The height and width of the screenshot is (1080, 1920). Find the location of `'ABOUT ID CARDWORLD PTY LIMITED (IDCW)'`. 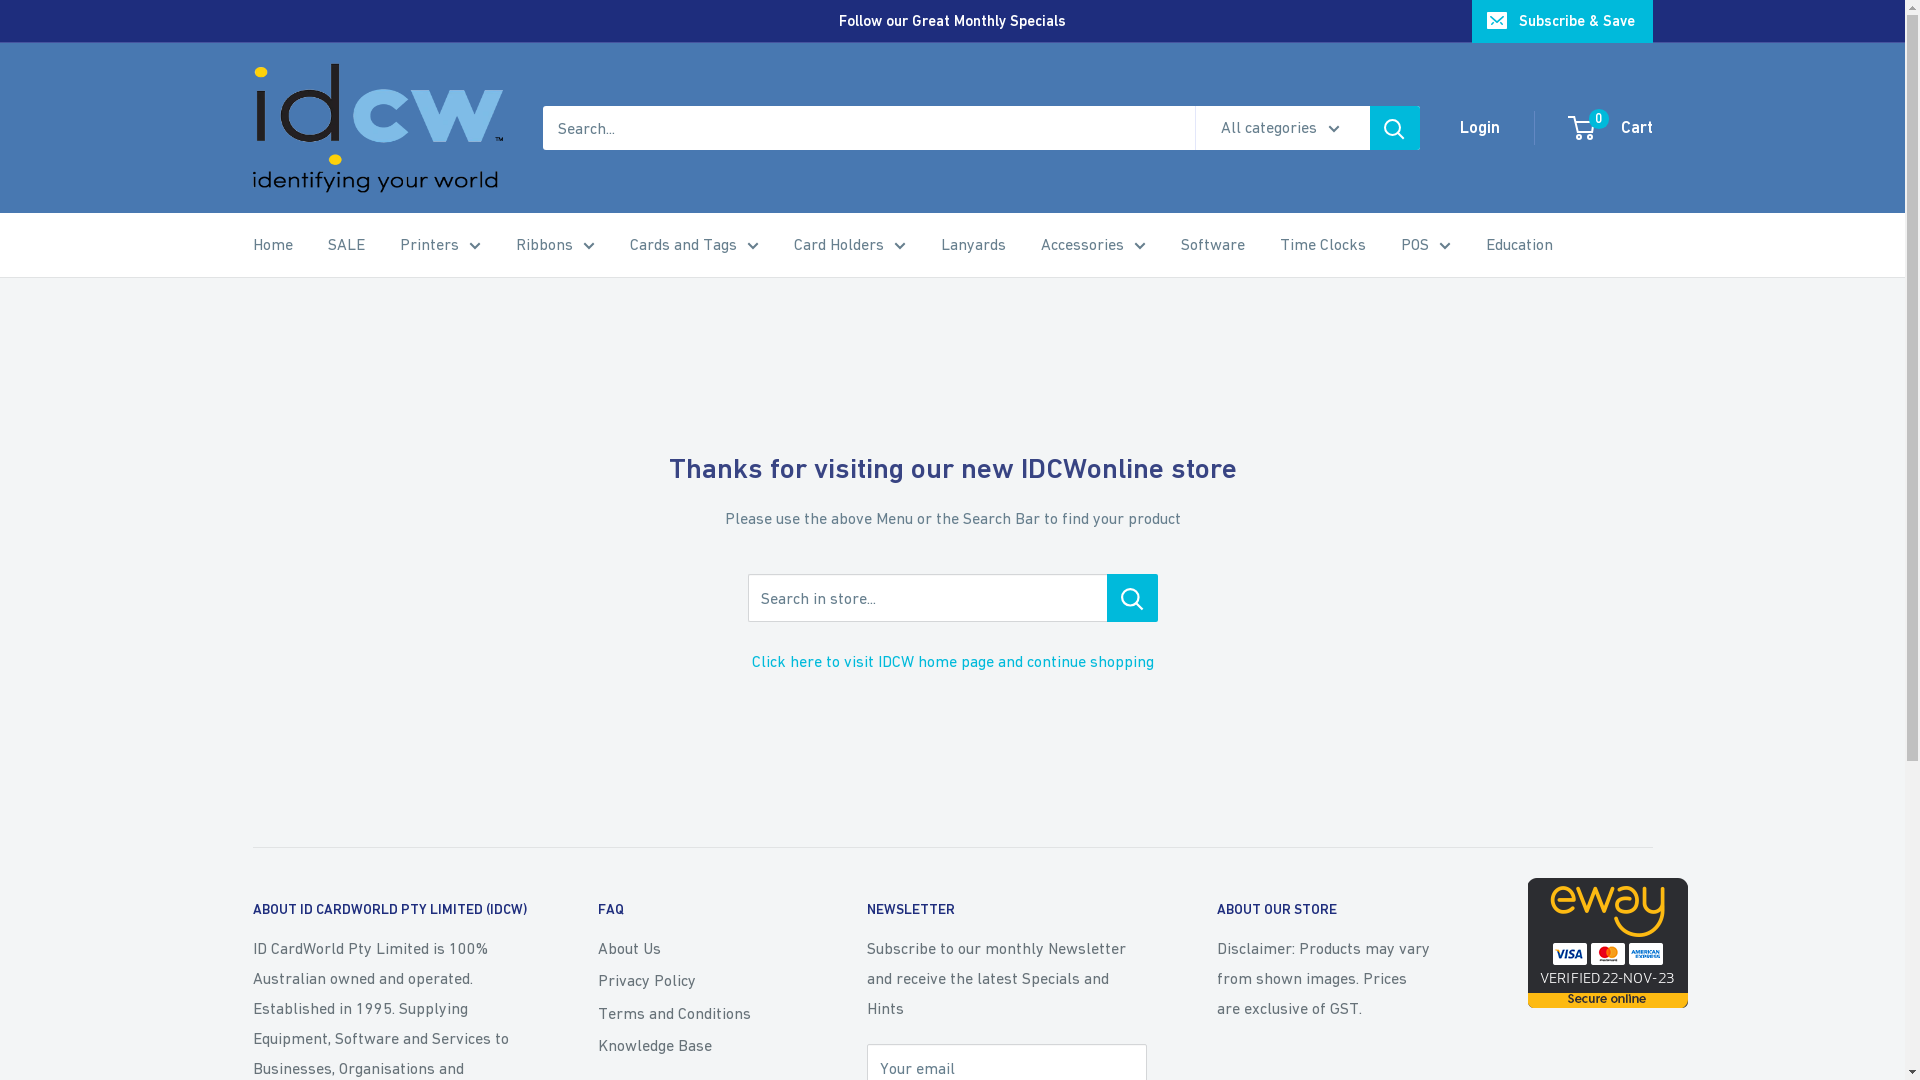

'ABOUT ID CARDWORLD PTY LIMITED (IDCW)' is located at coordinates (389, 910).